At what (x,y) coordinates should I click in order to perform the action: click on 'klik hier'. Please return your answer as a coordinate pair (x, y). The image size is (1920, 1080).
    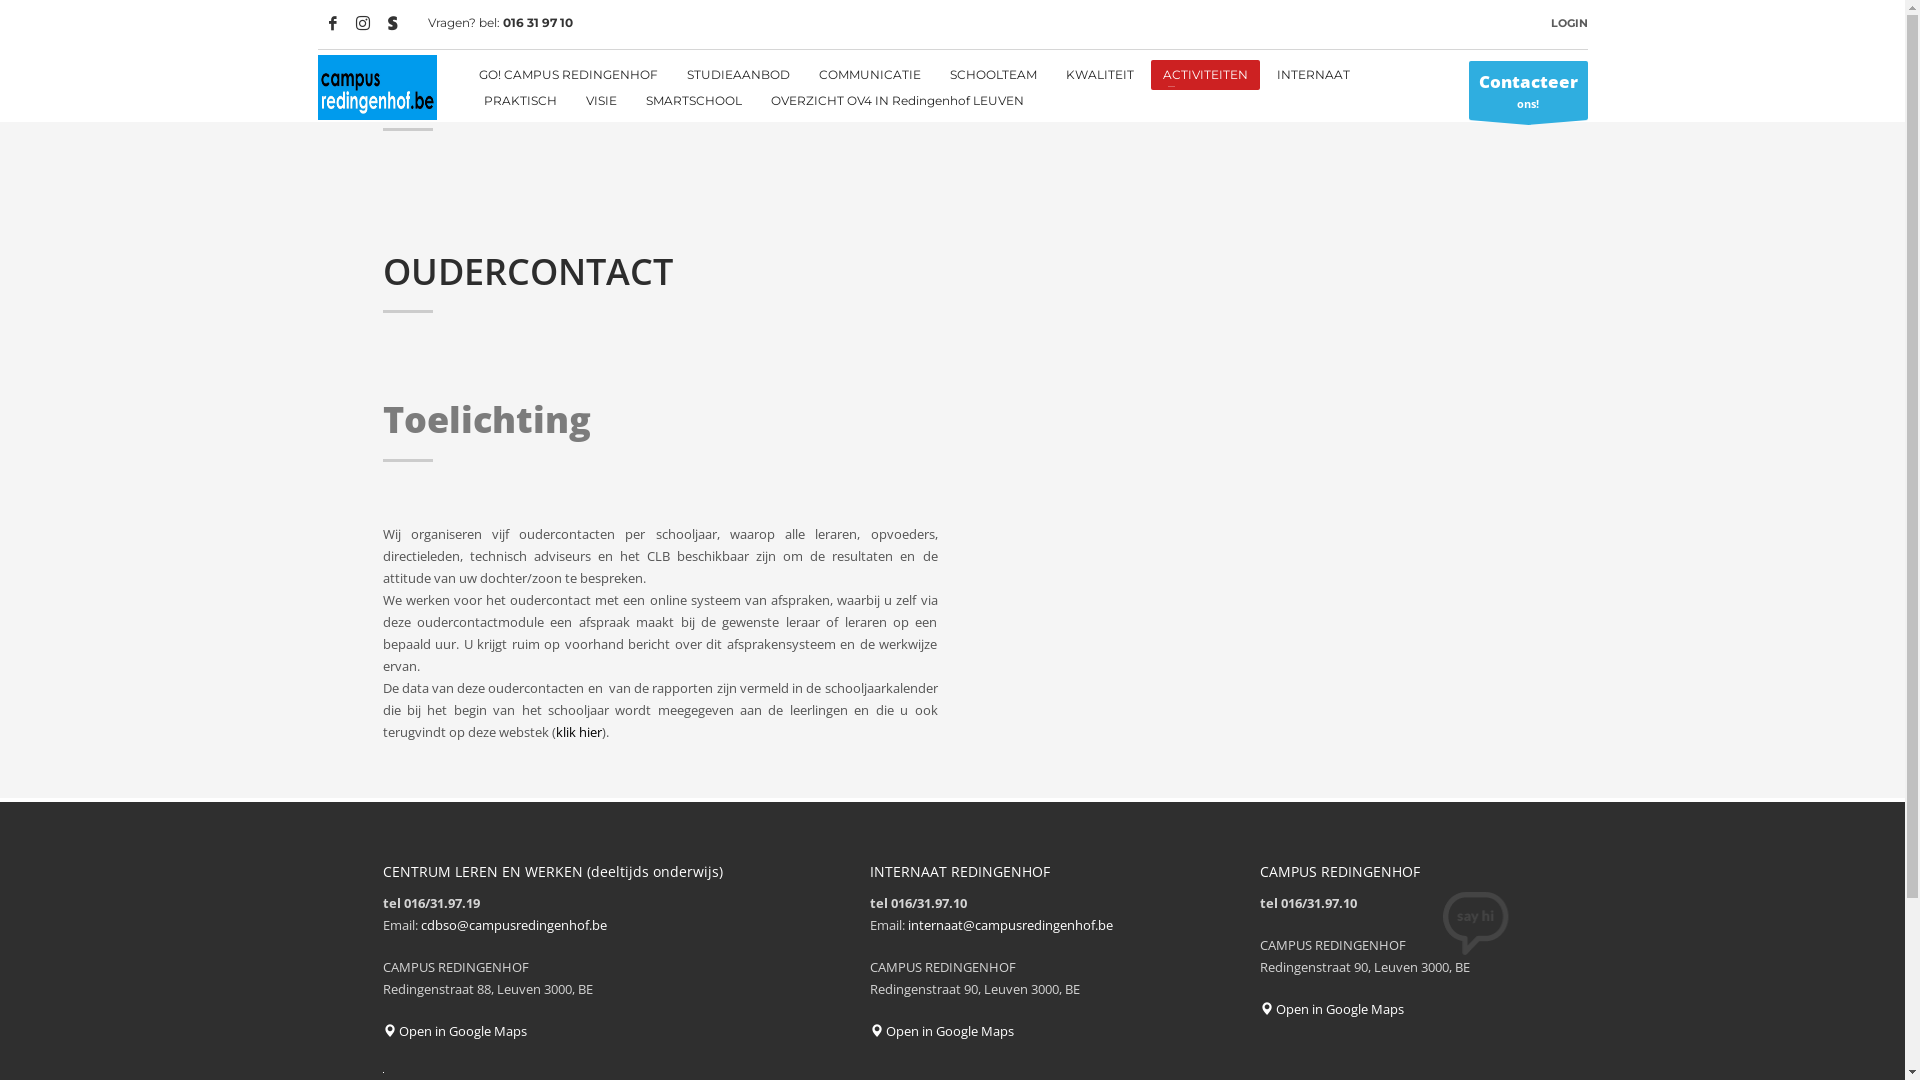
    Looking at the image, I should click on (578, 732).